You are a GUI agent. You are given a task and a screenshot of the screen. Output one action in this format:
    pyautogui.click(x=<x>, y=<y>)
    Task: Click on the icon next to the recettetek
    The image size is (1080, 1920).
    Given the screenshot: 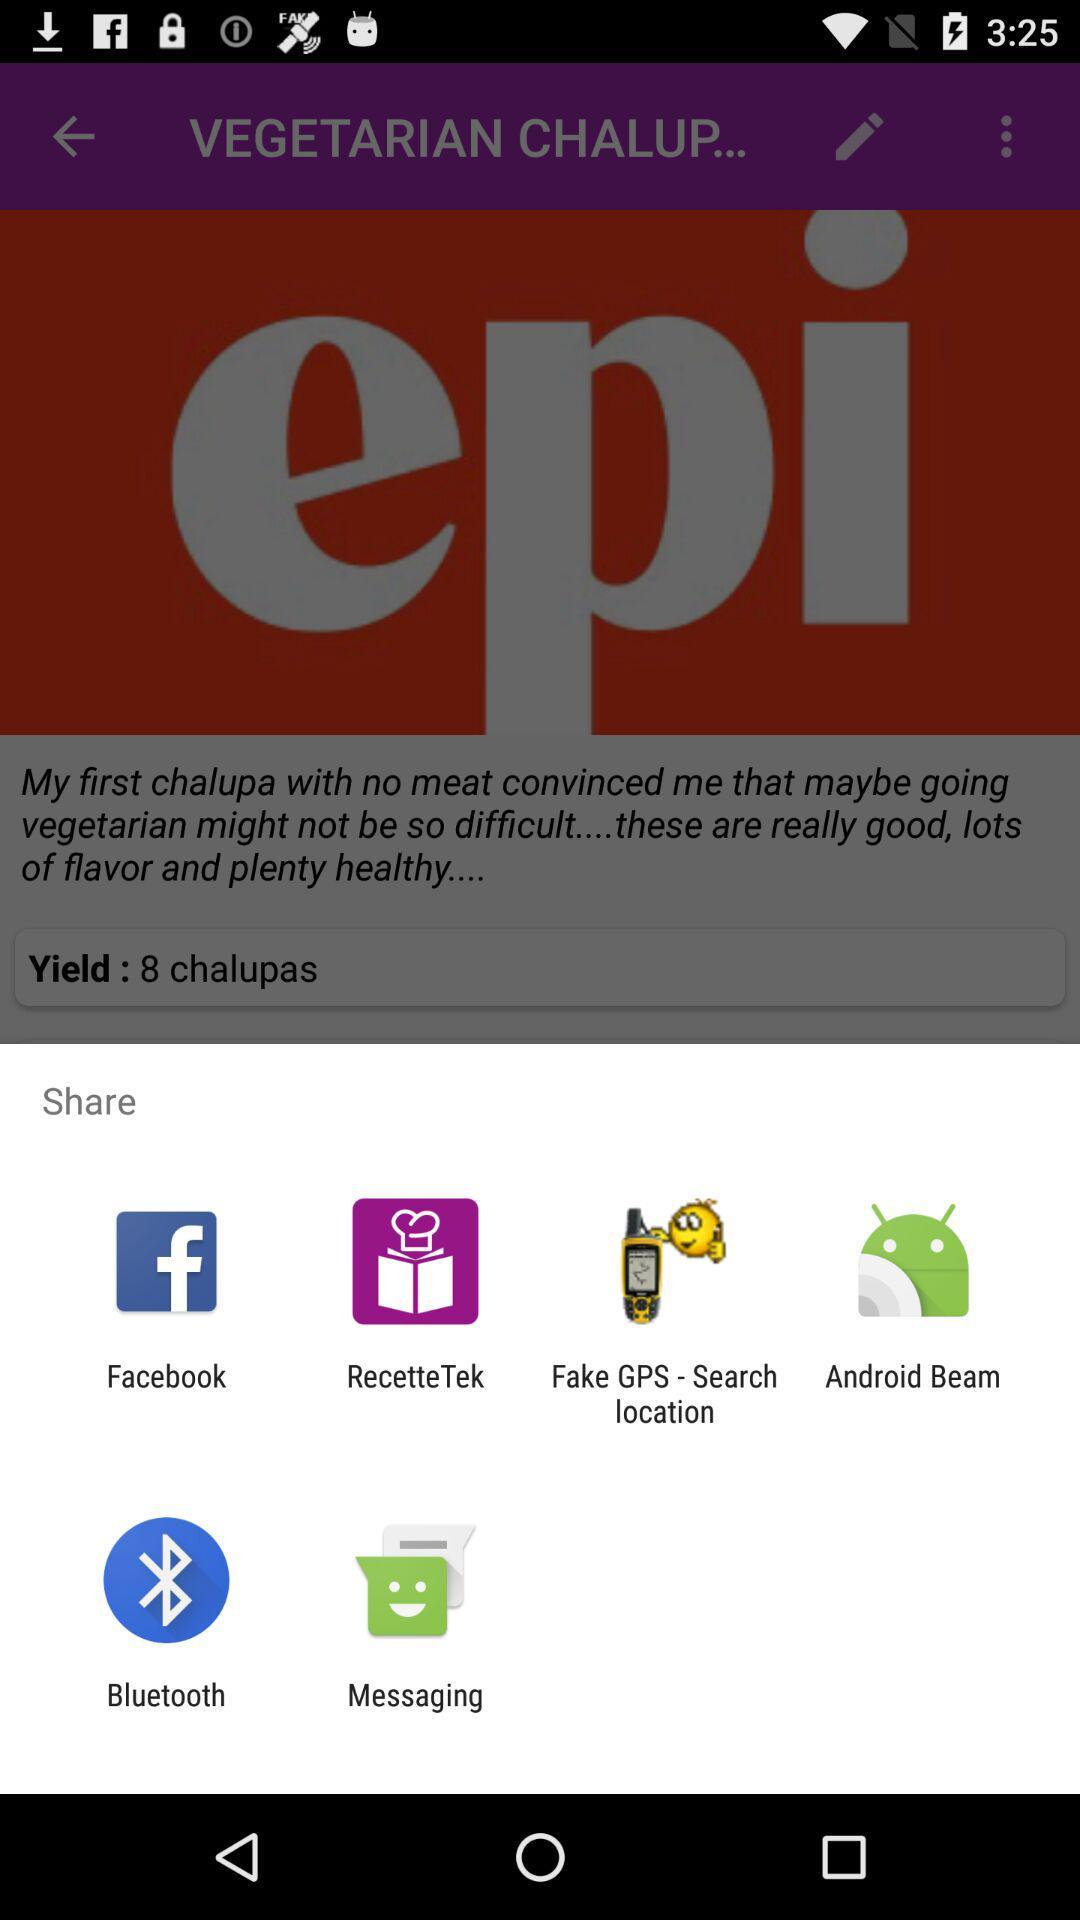 What is the action you would take?
    pyautogui.click(x=165, y=1392)
    